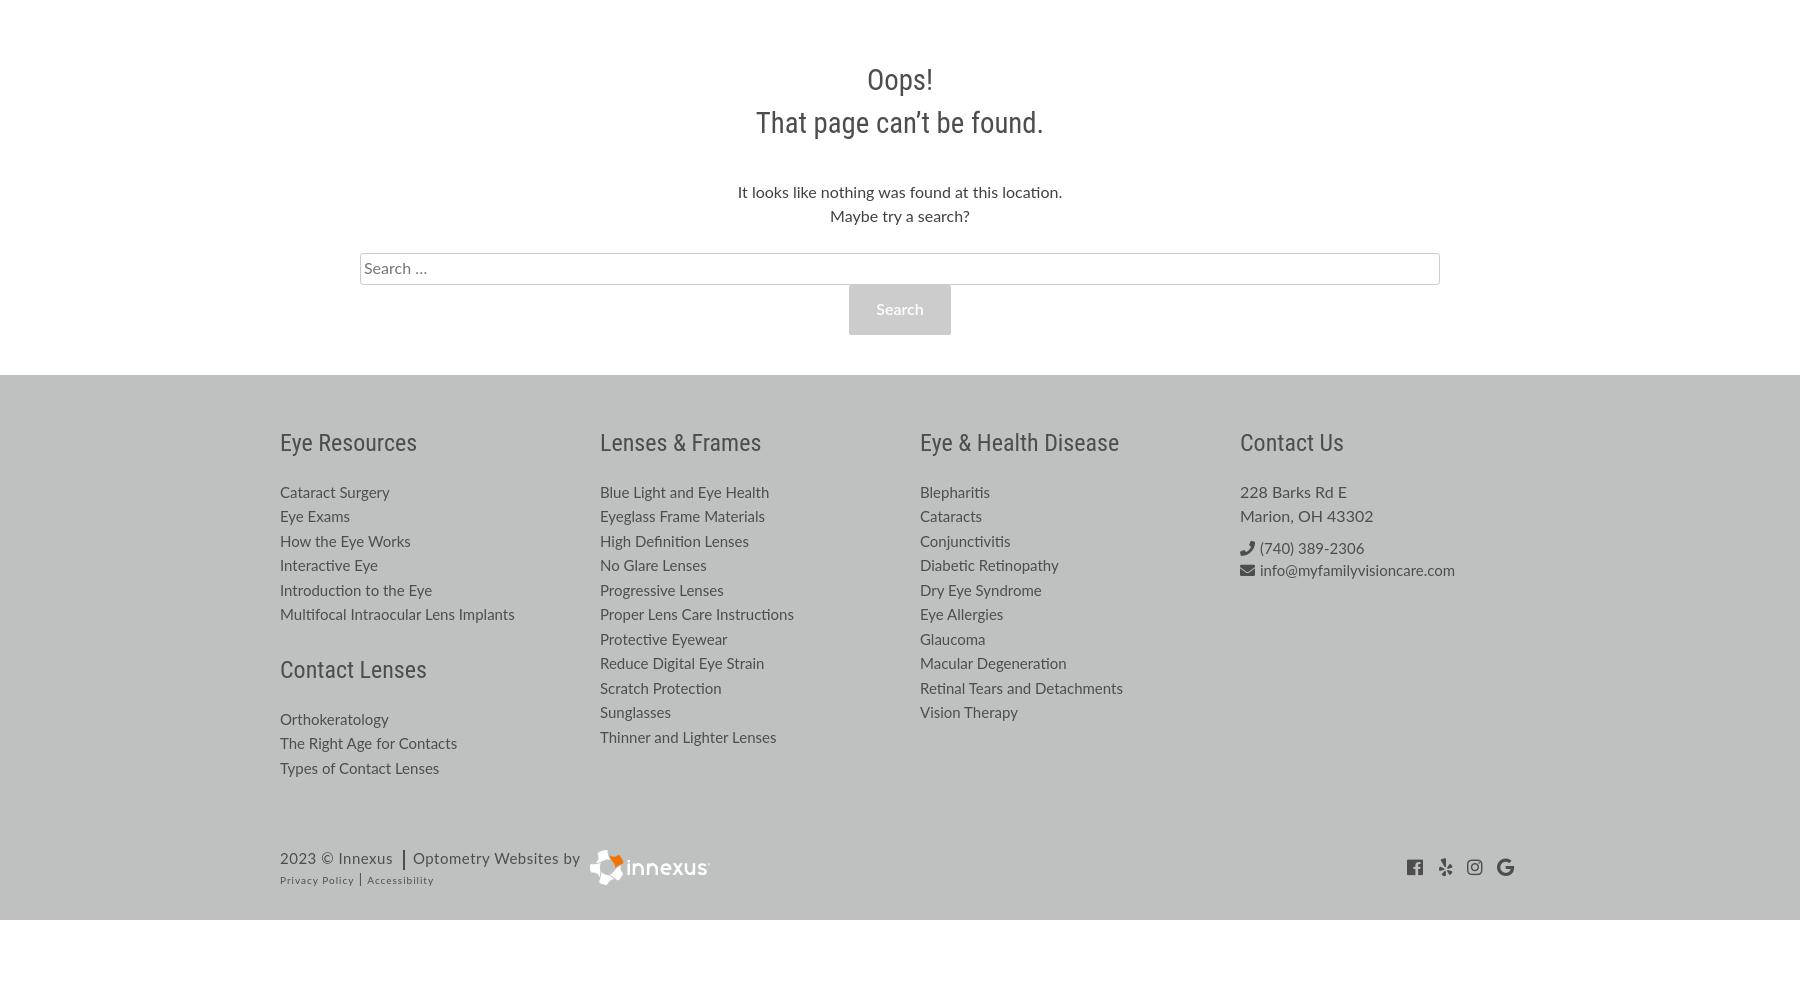 The height and width of the screenshot is (1000, 1800). Describe the element at coordinates (635, 712) in the screenshot. I see `'Sunglasses'` at that location.